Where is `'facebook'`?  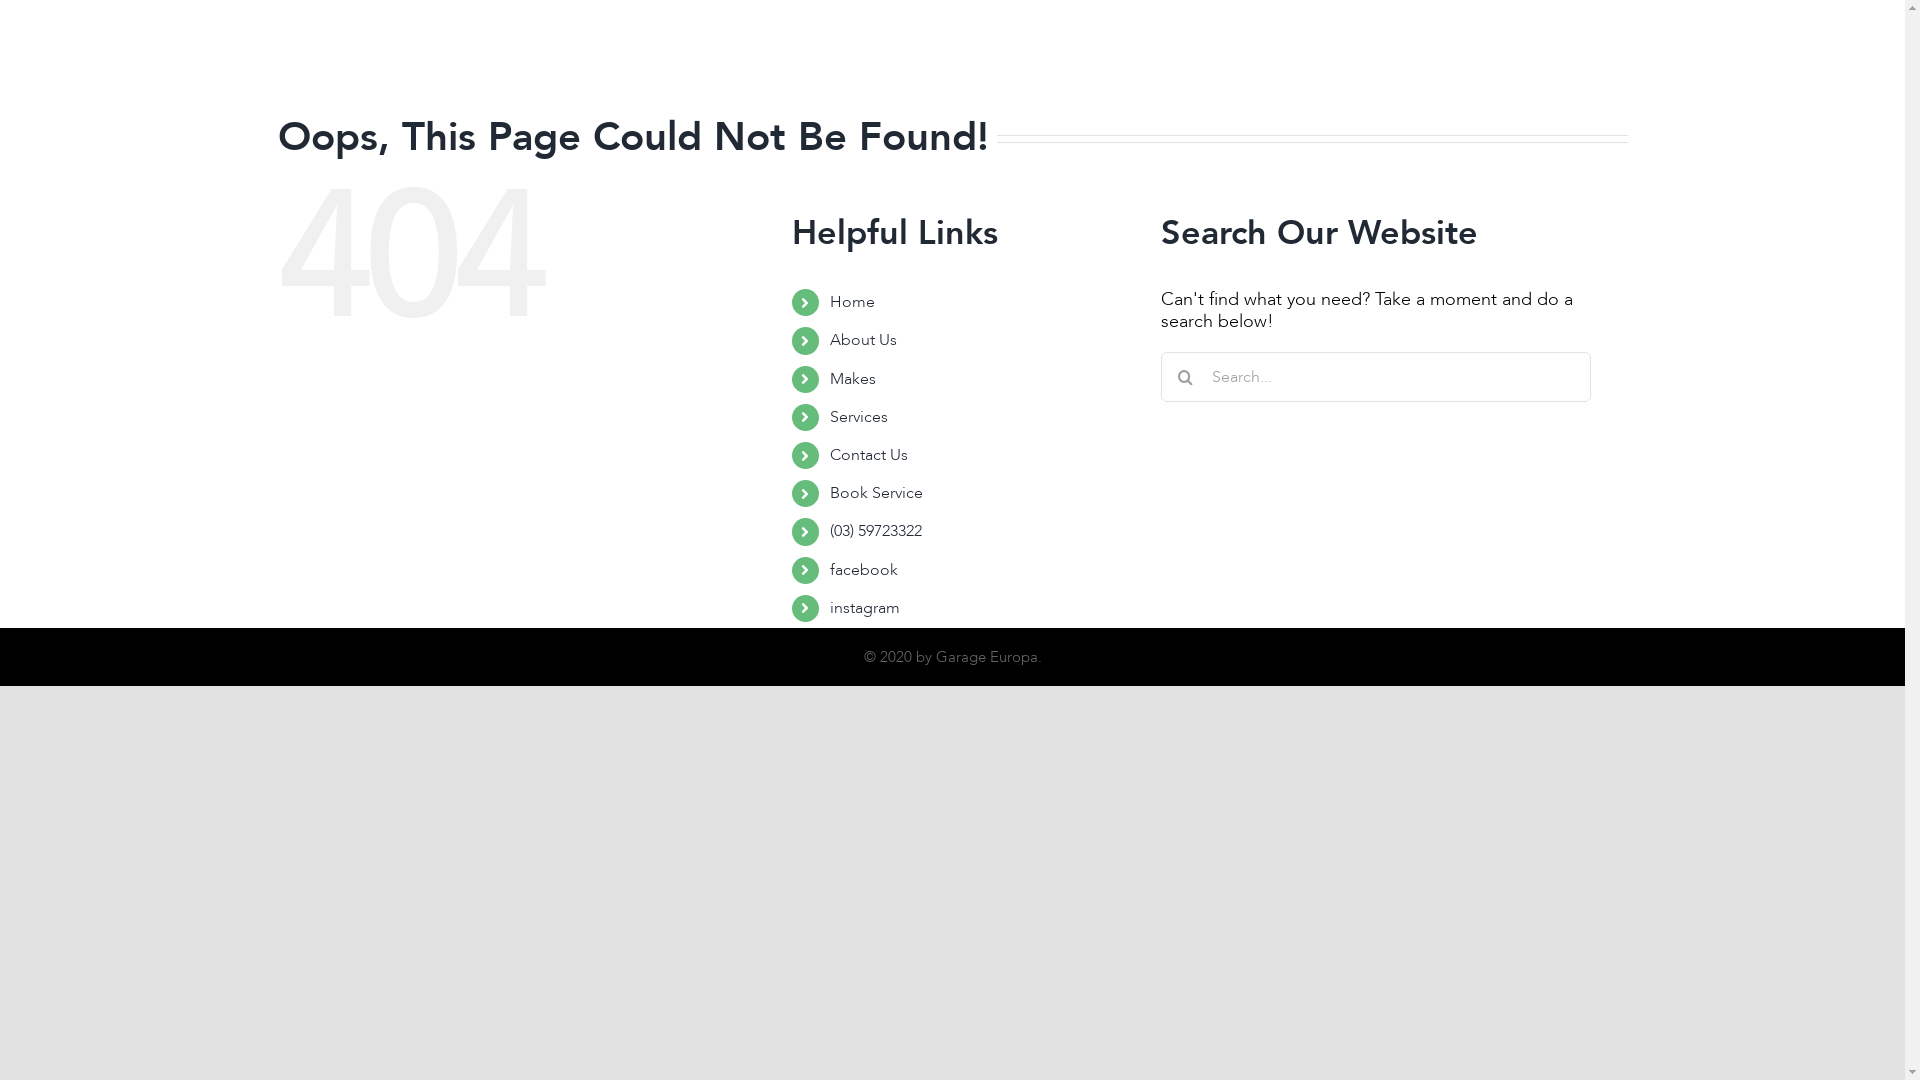
'facebook' is located at coordinates (864, 569).